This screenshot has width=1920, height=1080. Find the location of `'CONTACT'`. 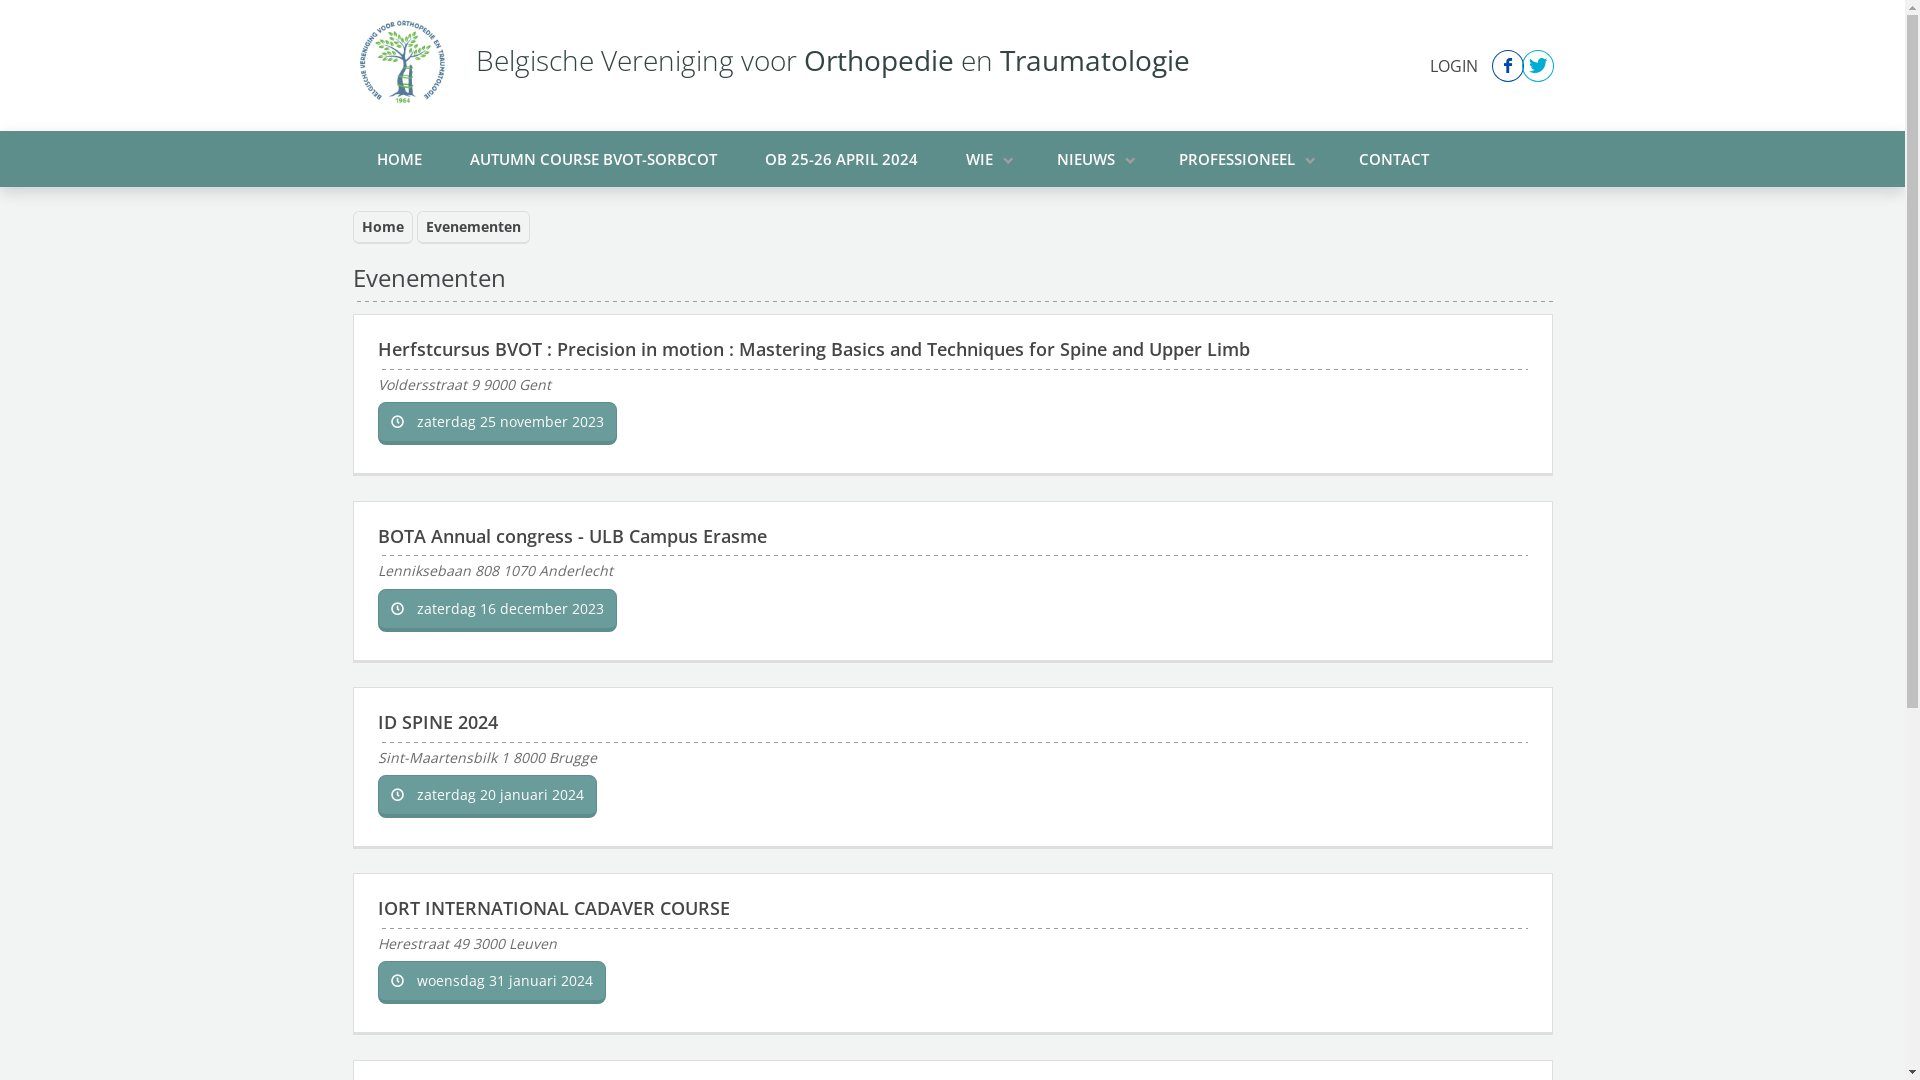

'CONTACT' is located at coordinates (1391, 157).